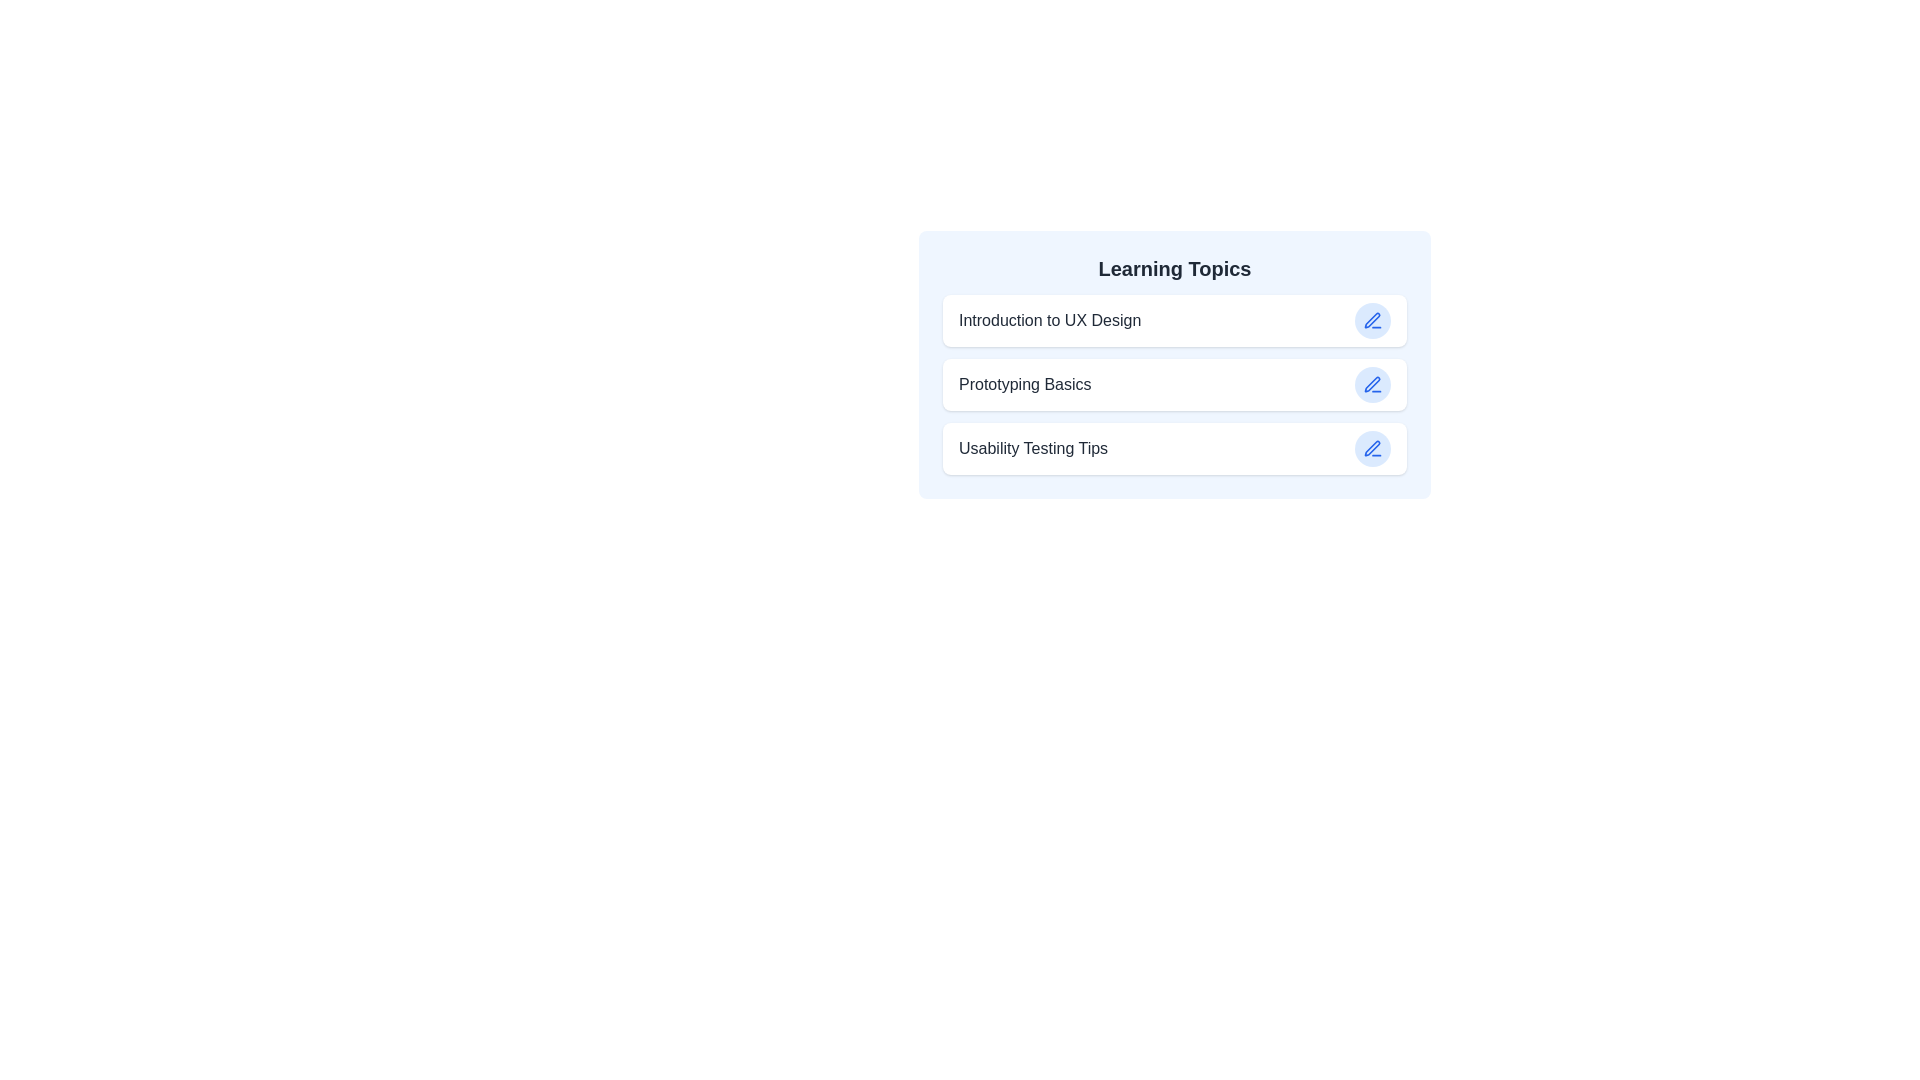  I want to click on the title of the item Introduction to UX Design, so click(1049, 319).